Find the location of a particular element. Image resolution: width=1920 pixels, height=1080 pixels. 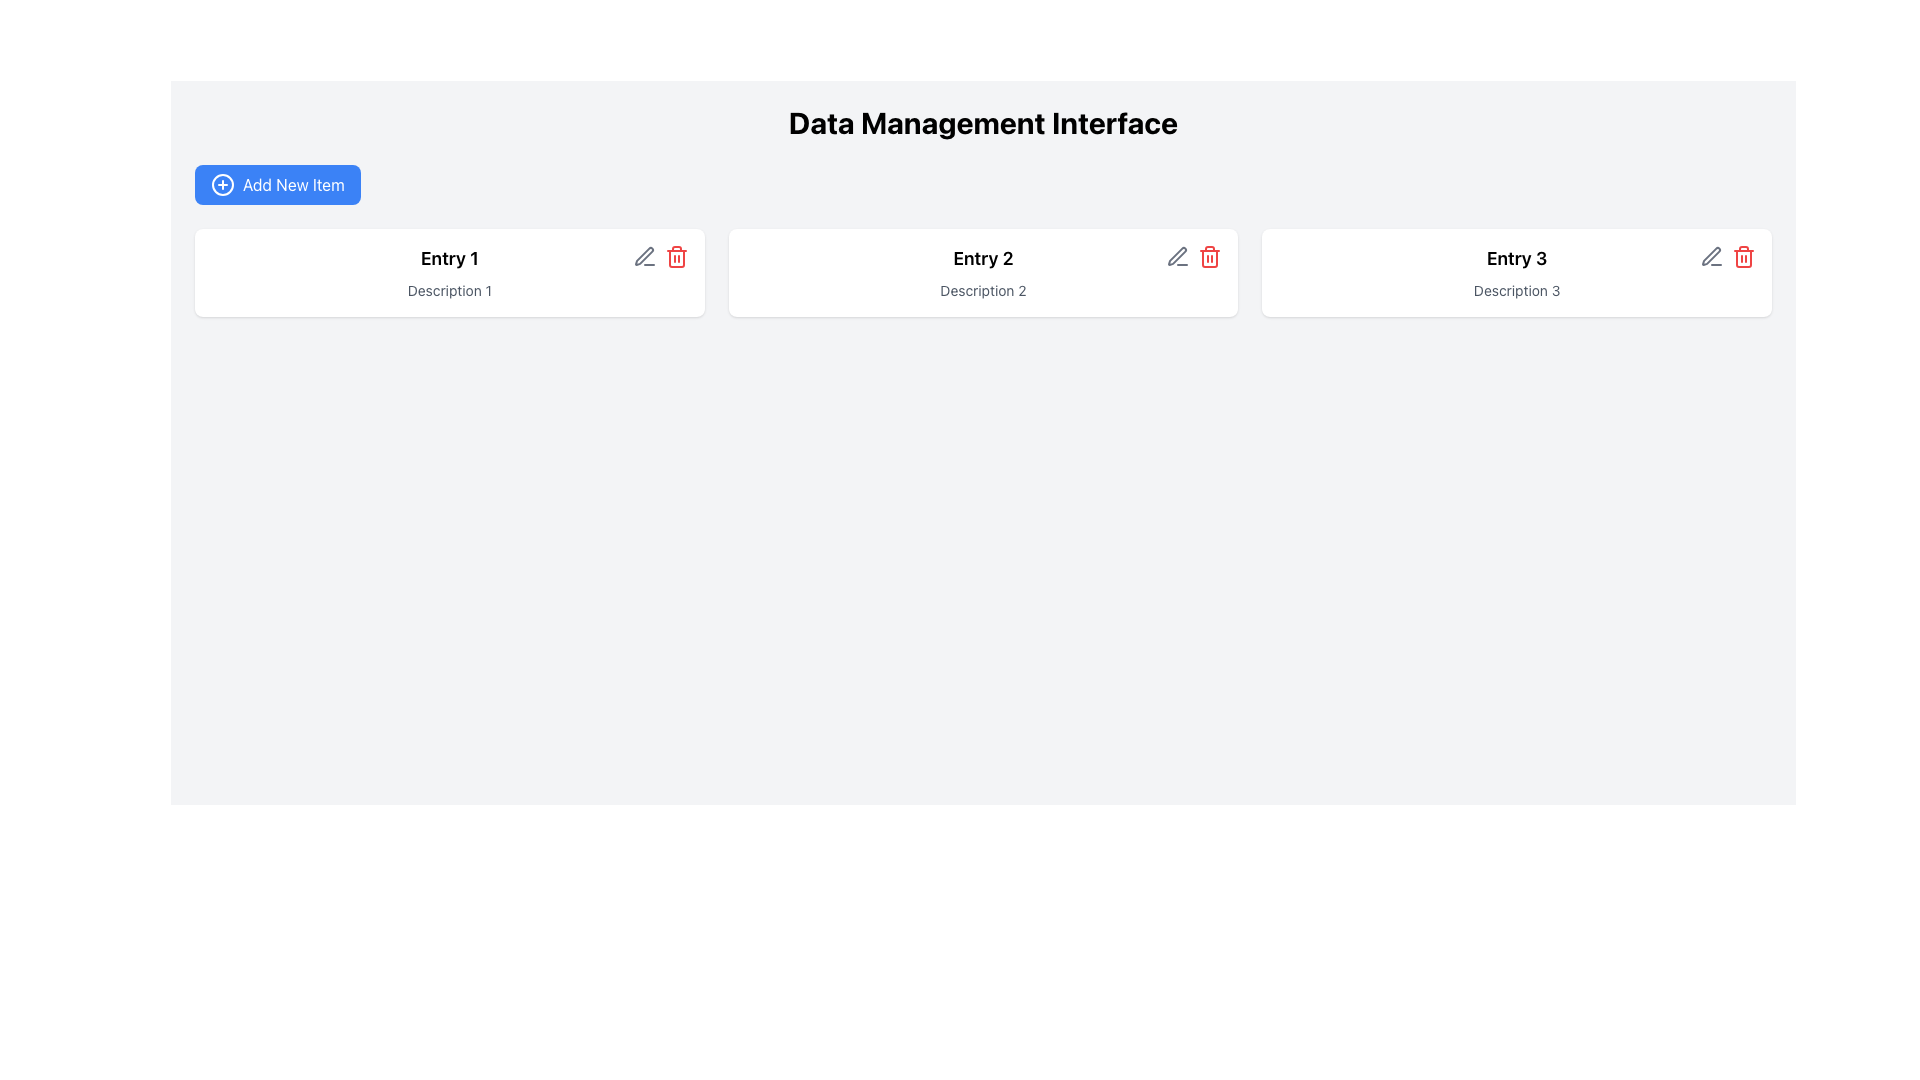

the trash bin icon located at the top-right corner of the card labeled 'Entry 2' is located at coordinates (1194, 256).